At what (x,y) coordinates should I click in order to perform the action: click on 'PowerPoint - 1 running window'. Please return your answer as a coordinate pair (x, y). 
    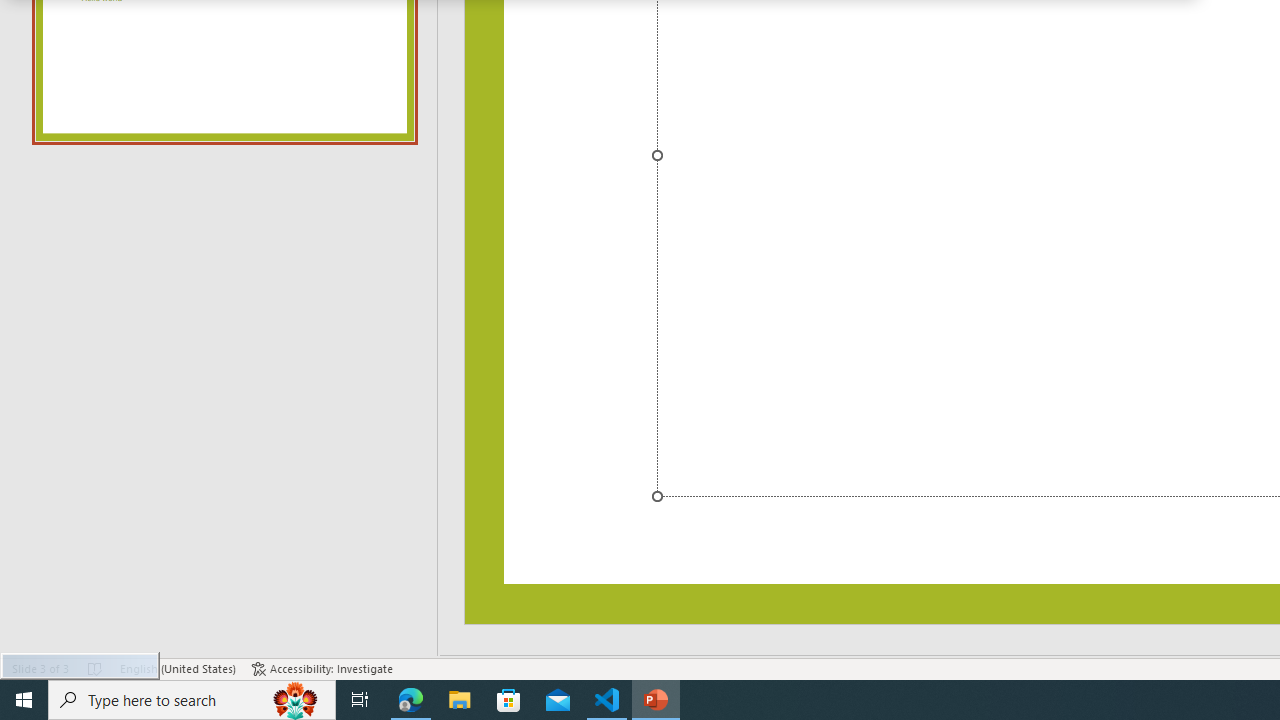
    Looking at the image, I should click on (656, 698).